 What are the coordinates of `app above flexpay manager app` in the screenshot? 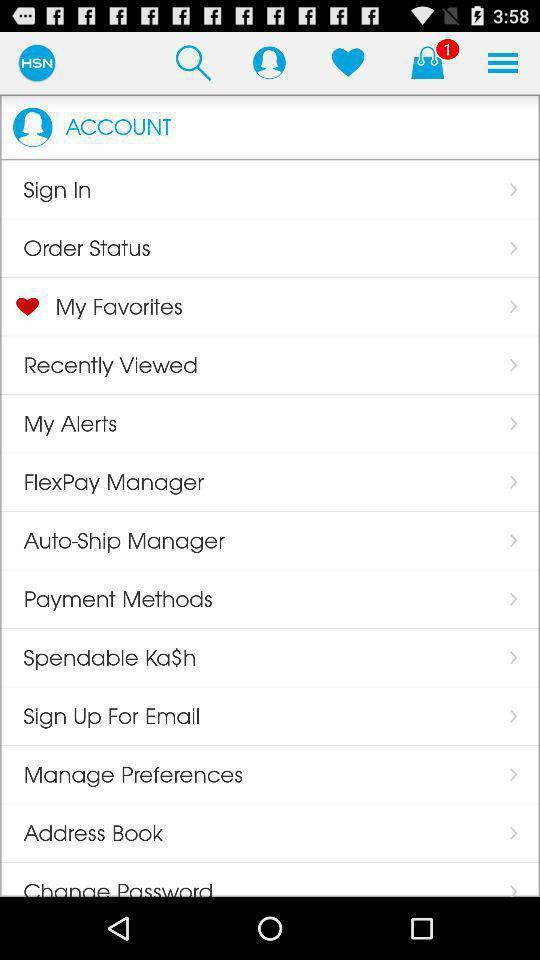 It's located at (58, 423).